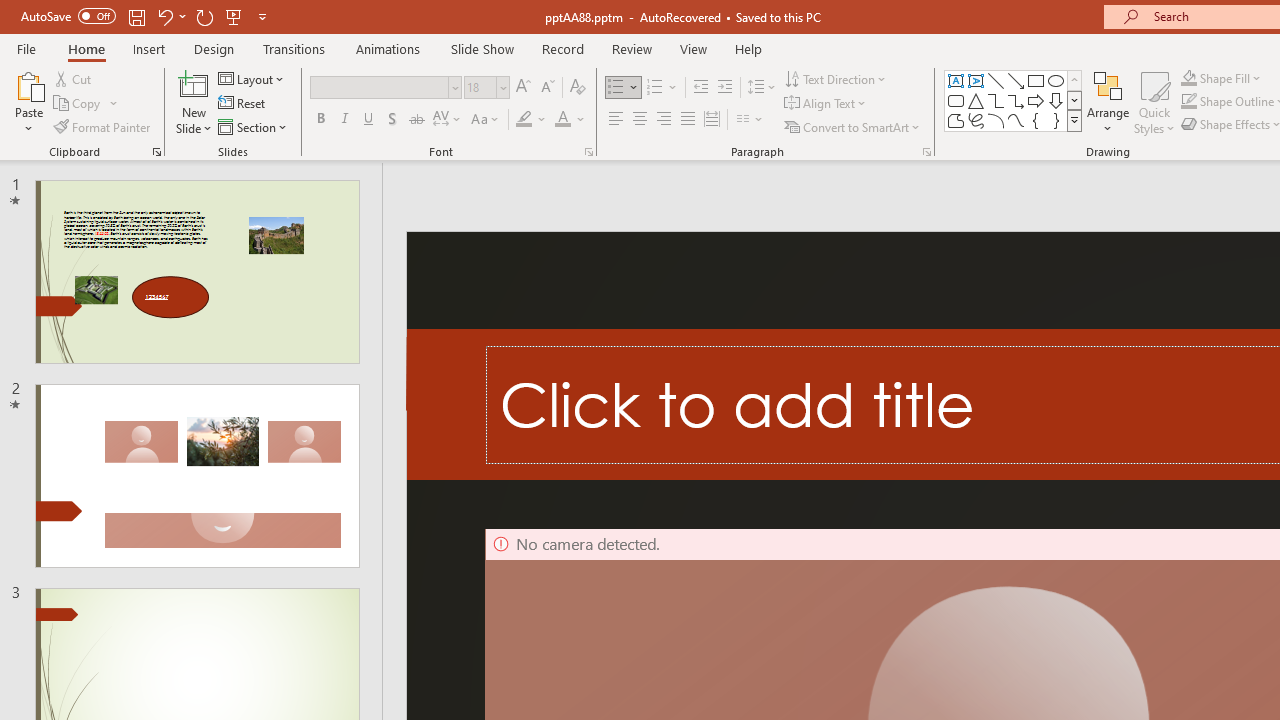 The width and height of the screenshot is (1280, 720). What do you see at coordinates (1036, 120) in the screenshot?
I see `'Left Brace'` at bounding box center [1036, 120].